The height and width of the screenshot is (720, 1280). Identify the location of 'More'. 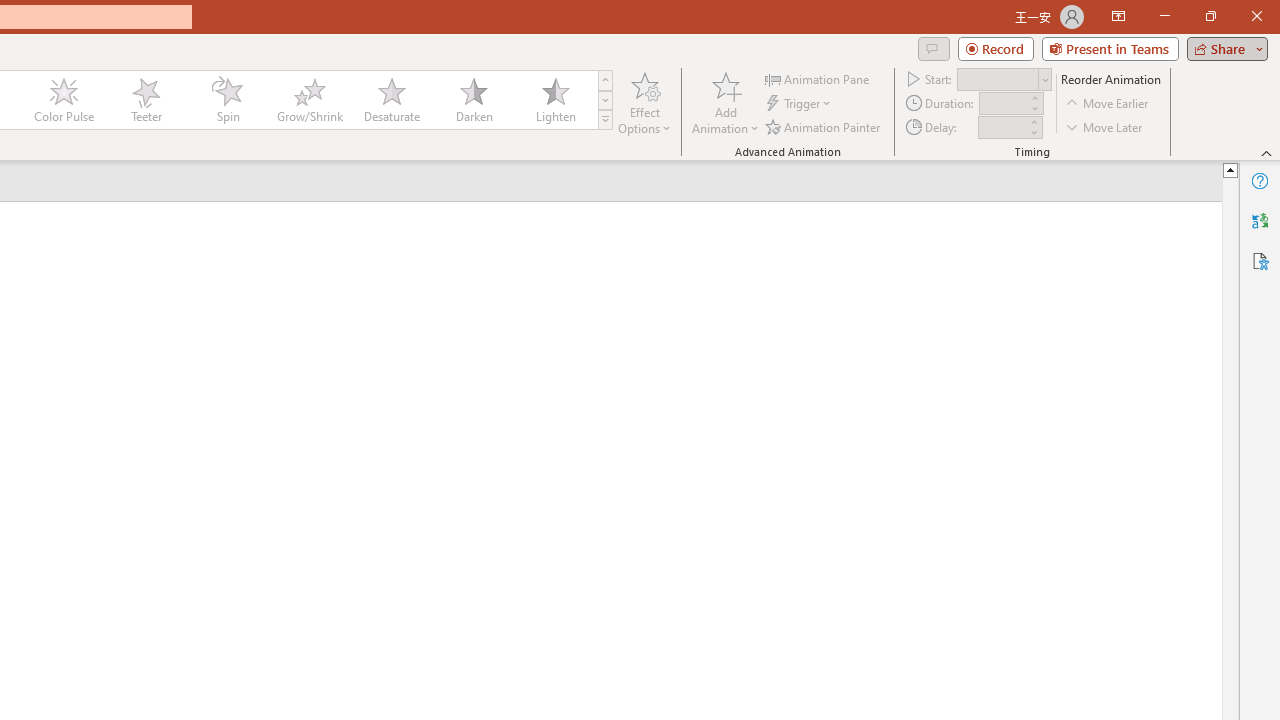
(1033, 121).